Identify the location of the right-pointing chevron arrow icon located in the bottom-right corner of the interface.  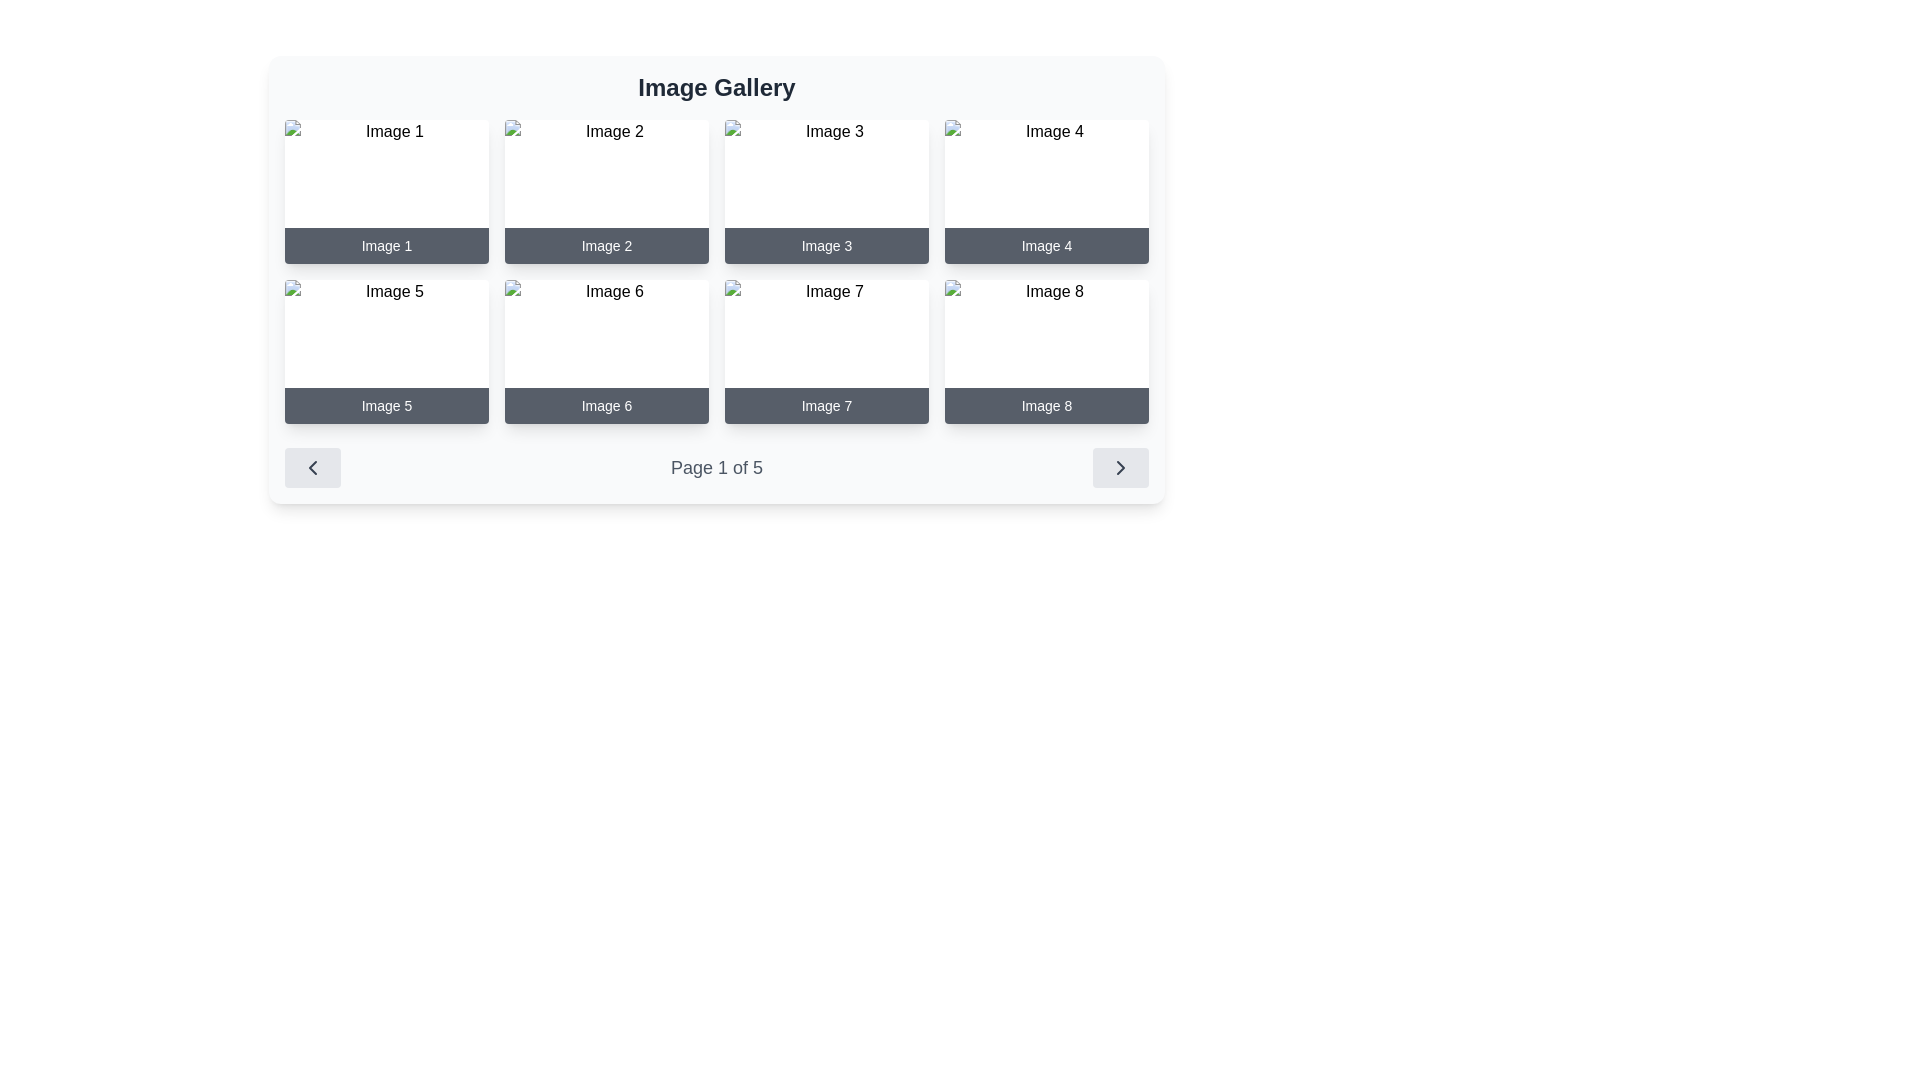
(1121, 467).